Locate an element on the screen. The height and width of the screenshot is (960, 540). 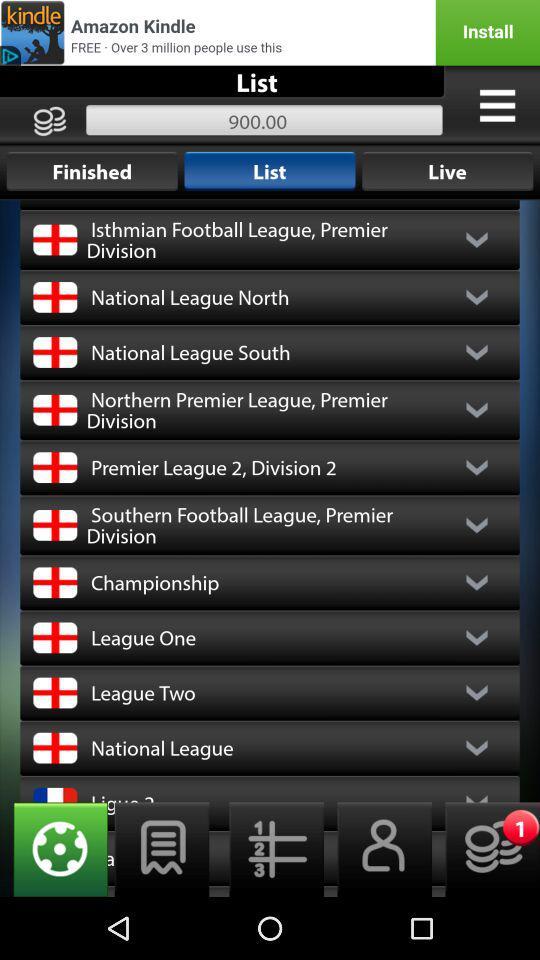
the chat icon is located at coordinates (161, 909).